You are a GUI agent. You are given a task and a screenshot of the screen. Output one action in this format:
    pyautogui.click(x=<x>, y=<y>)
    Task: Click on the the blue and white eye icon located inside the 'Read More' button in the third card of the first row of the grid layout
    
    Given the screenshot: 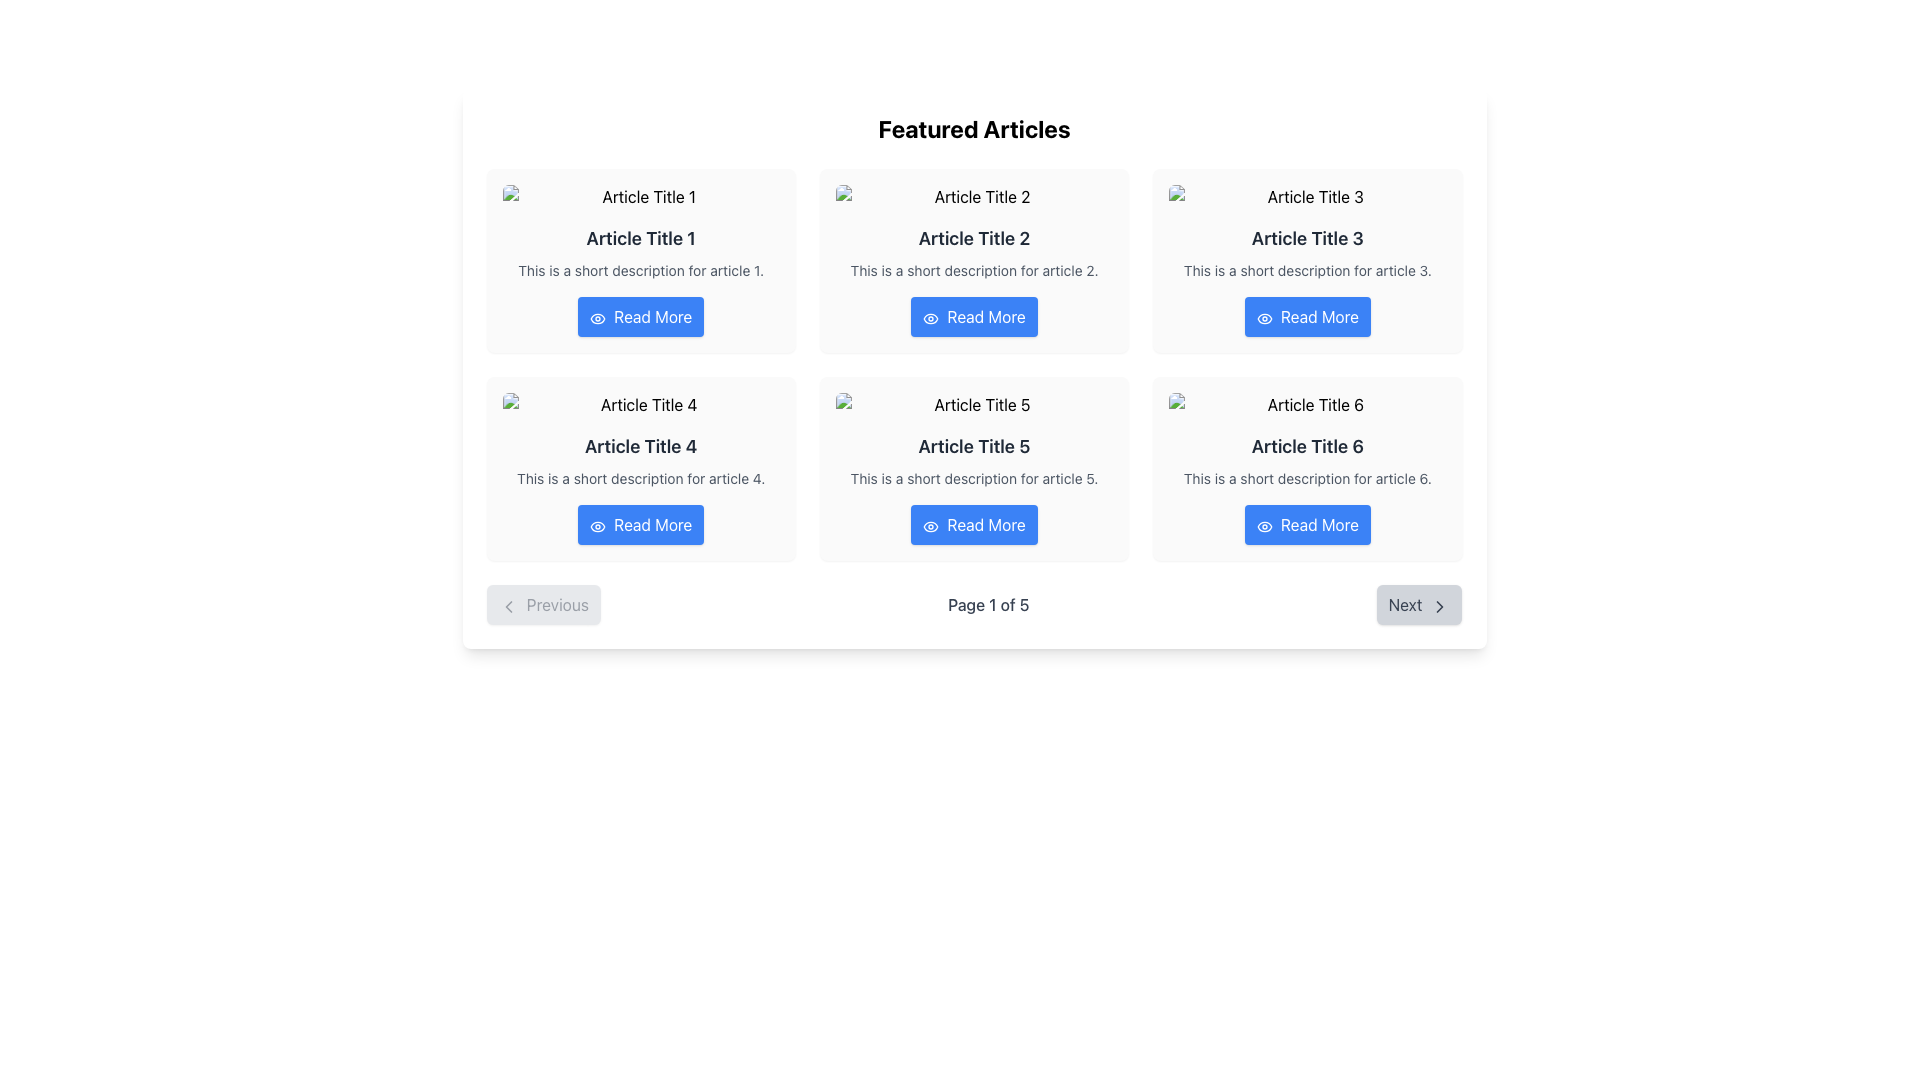 What is the action you would take?
    pyautogui.click(x=1263, y=317)
    